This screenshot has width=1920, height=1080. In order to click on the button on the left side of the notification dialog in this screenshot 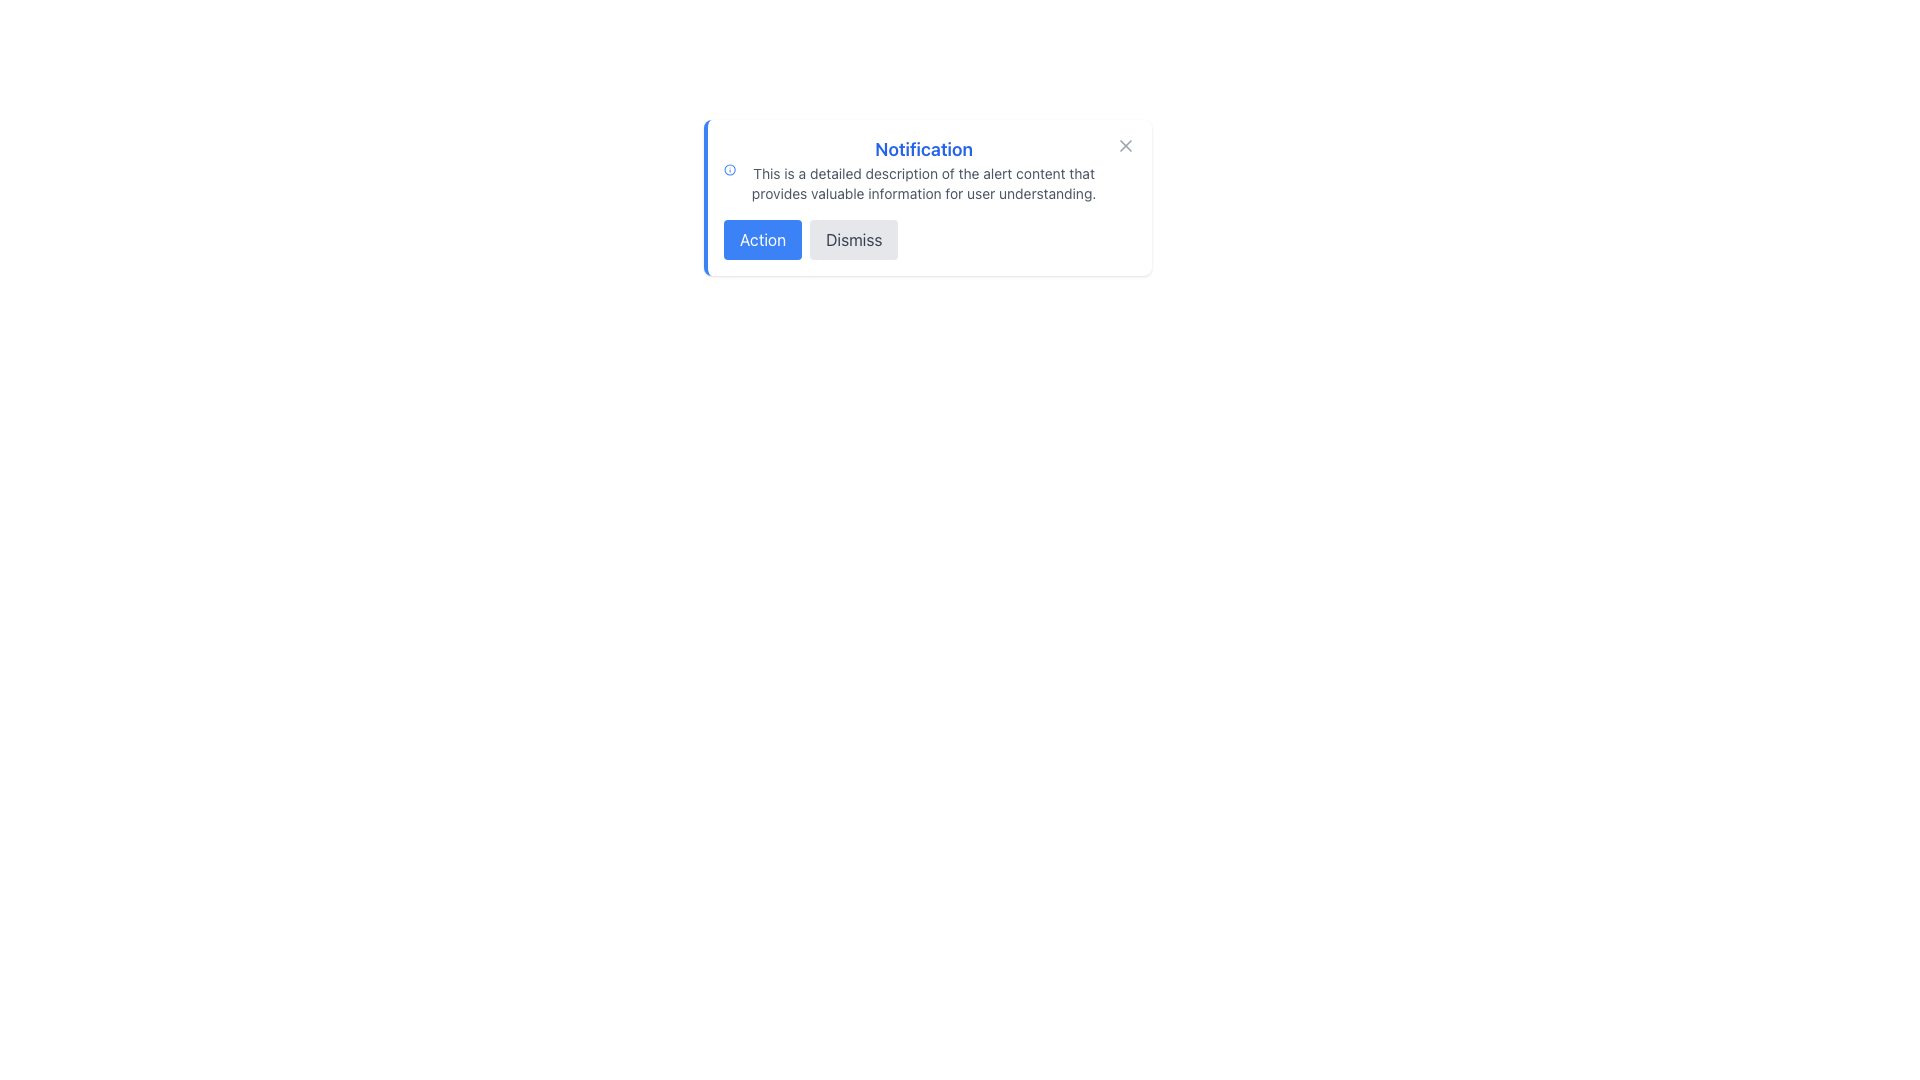, I will do `click(762, 238)`.